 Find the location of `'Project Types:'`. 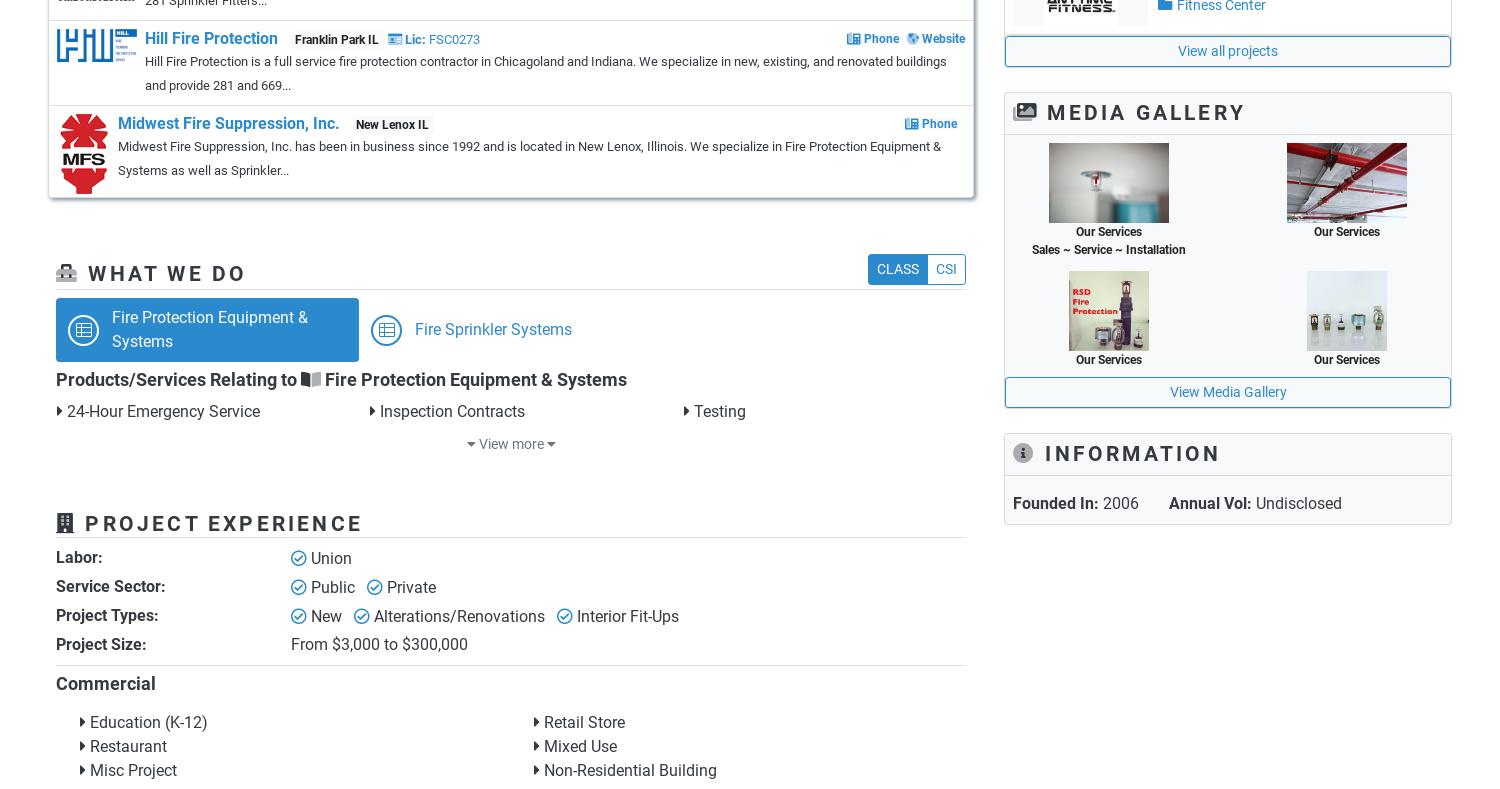

'Project Types:' is located at coordinates (55, 615).